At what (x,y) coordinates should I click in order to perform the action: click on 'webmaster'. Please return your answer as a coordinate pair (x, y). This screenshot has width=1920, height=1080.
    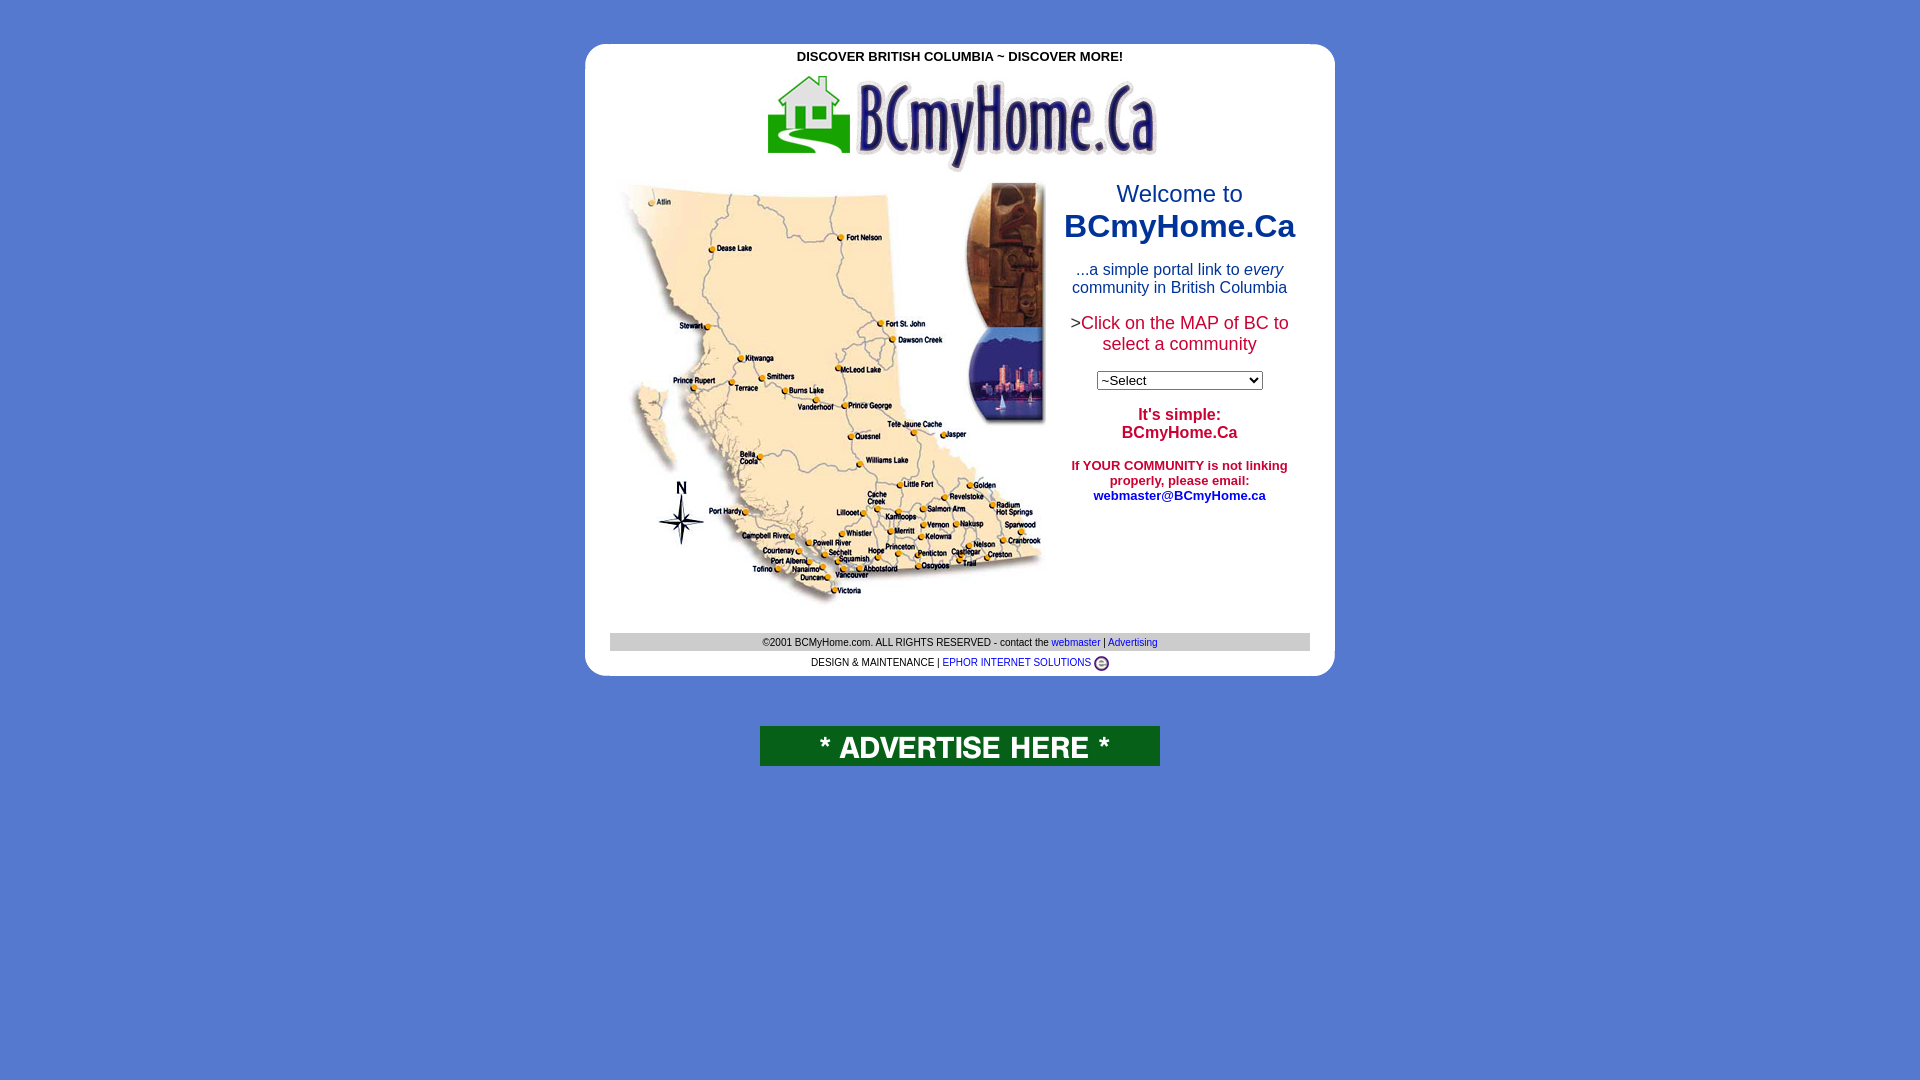
    Looking at the image, I should click on (1050, 641).